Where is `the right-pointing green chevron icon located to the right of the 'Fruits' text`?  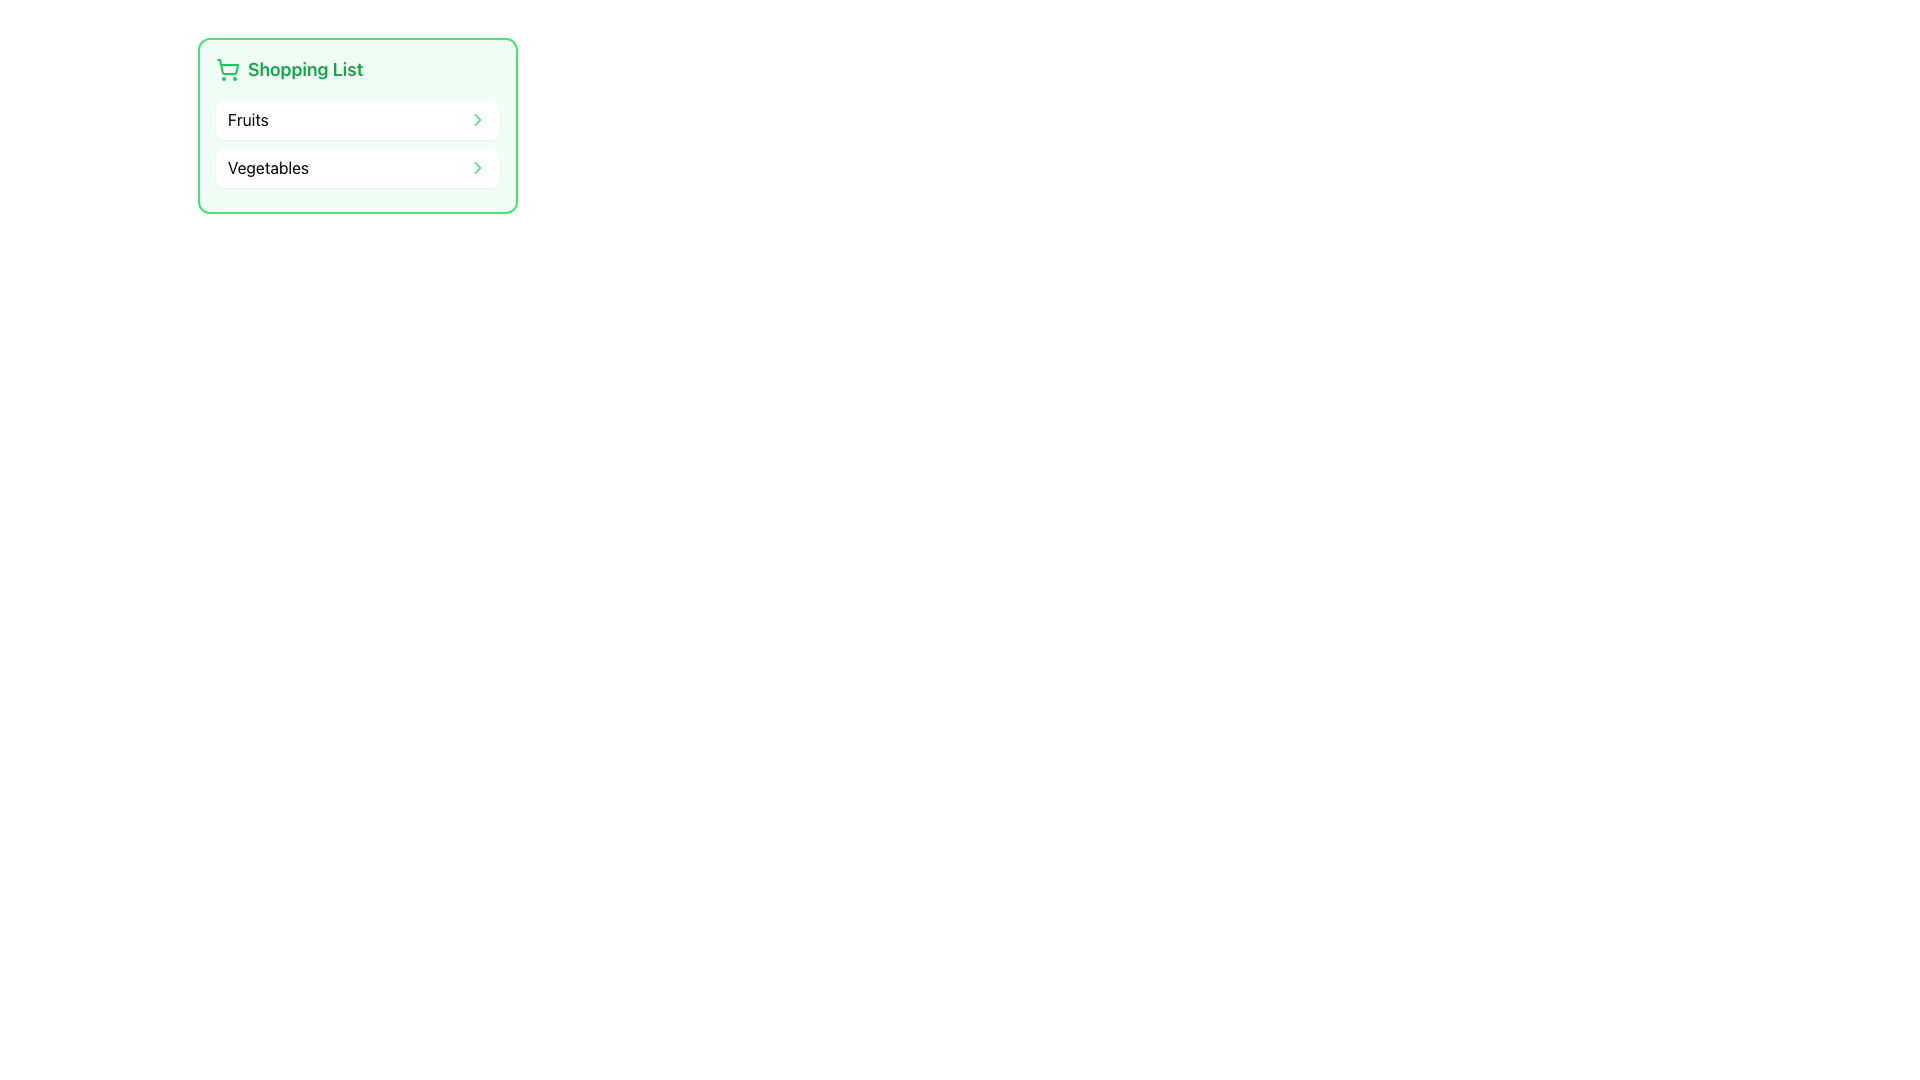
the right-pointing green chevron icon located to the right of the 'Fruits' text is located at coordinates (477, 119).